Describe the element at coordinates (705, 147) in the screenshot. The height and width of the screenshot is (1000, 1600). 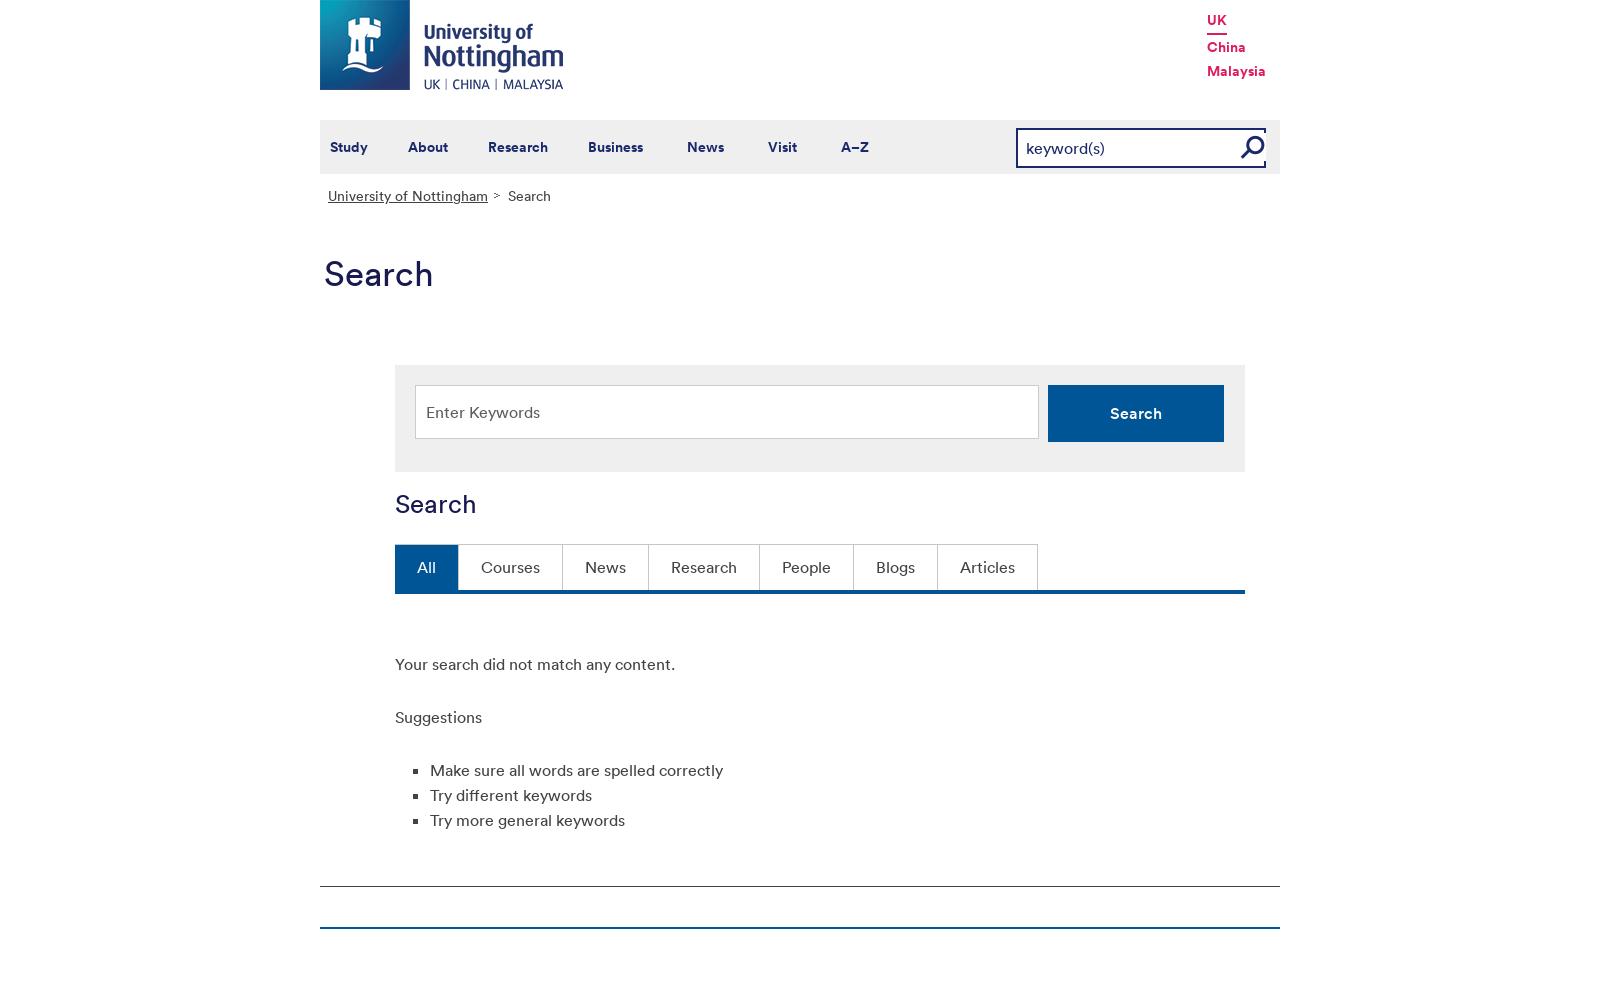
I see `'News'` at that location.